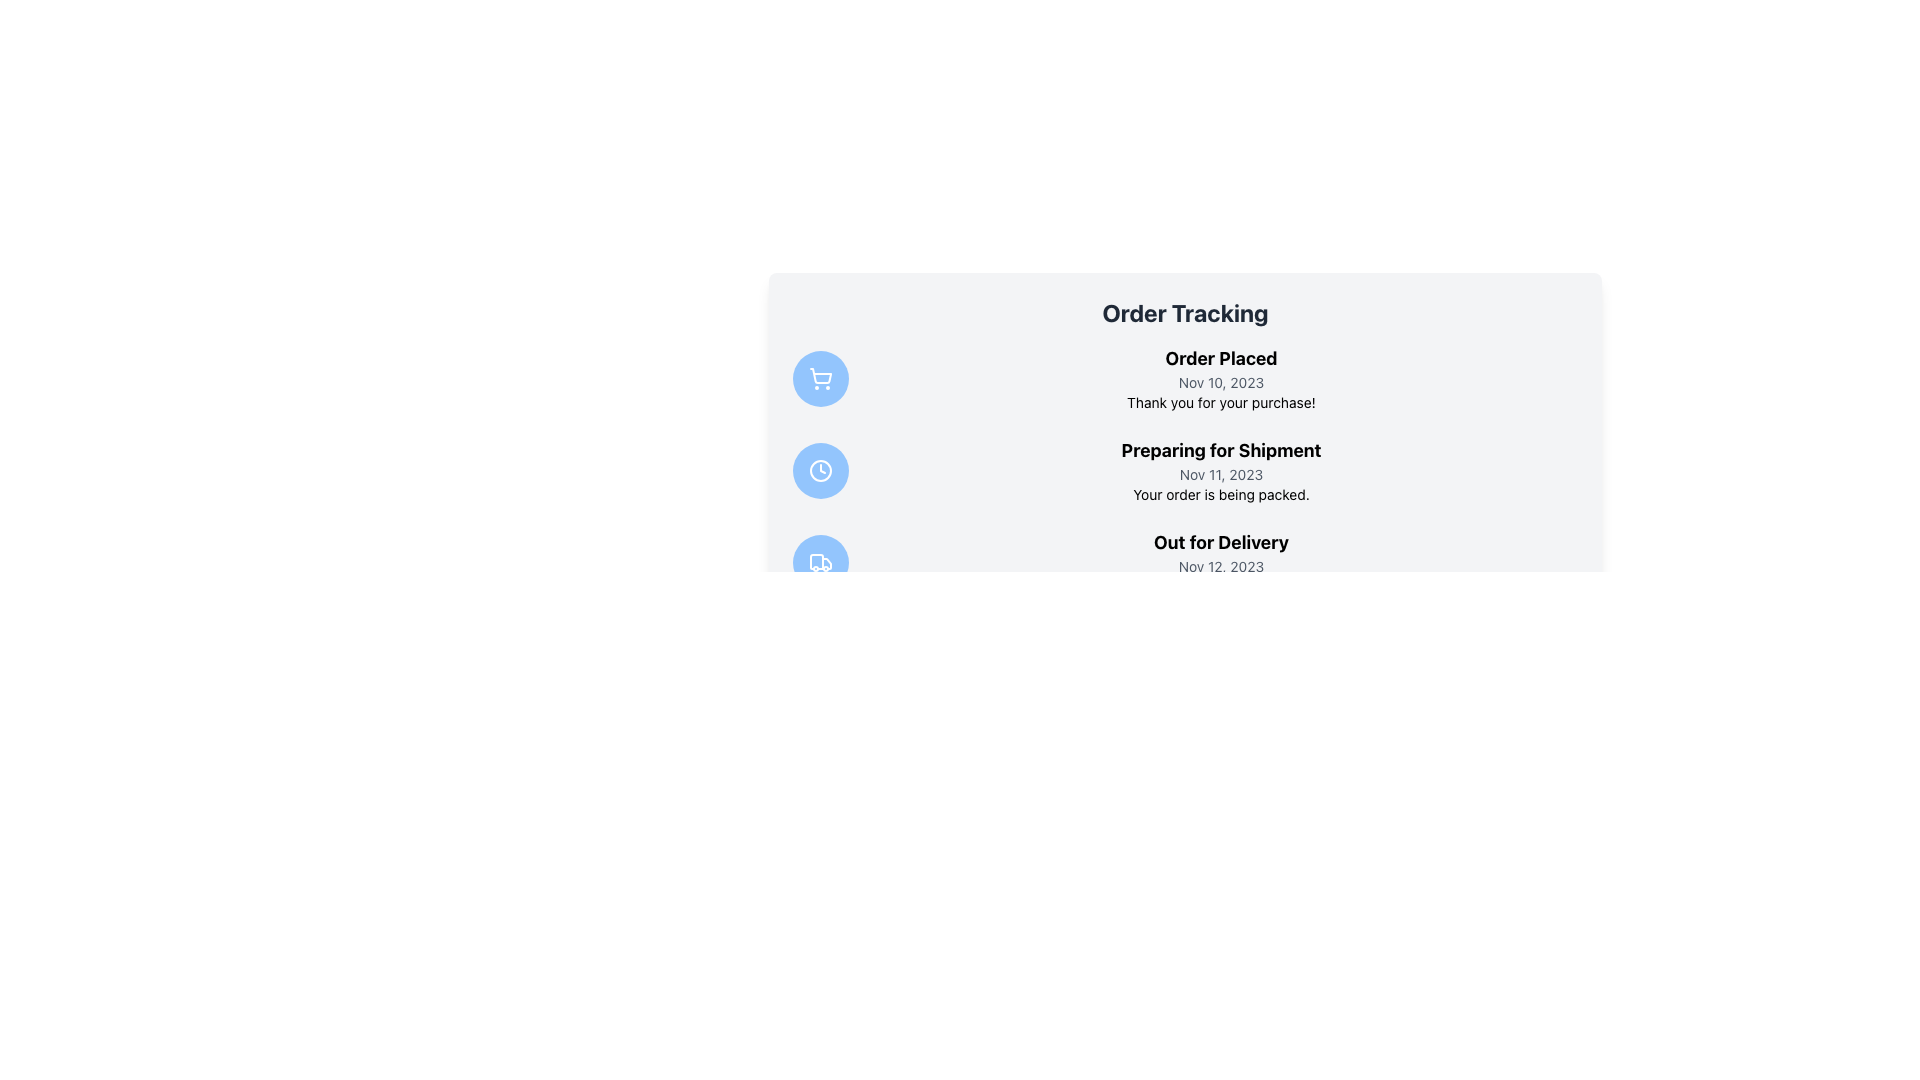 This screenshot has width=1920, height=1080. I want to click on the text label displaying the date 'Nov 12, 2023', which is styled in small gray font and positioned beneath 'Out for Delivery' and above 'The courier has picked up your order.', so click(1220, 567).